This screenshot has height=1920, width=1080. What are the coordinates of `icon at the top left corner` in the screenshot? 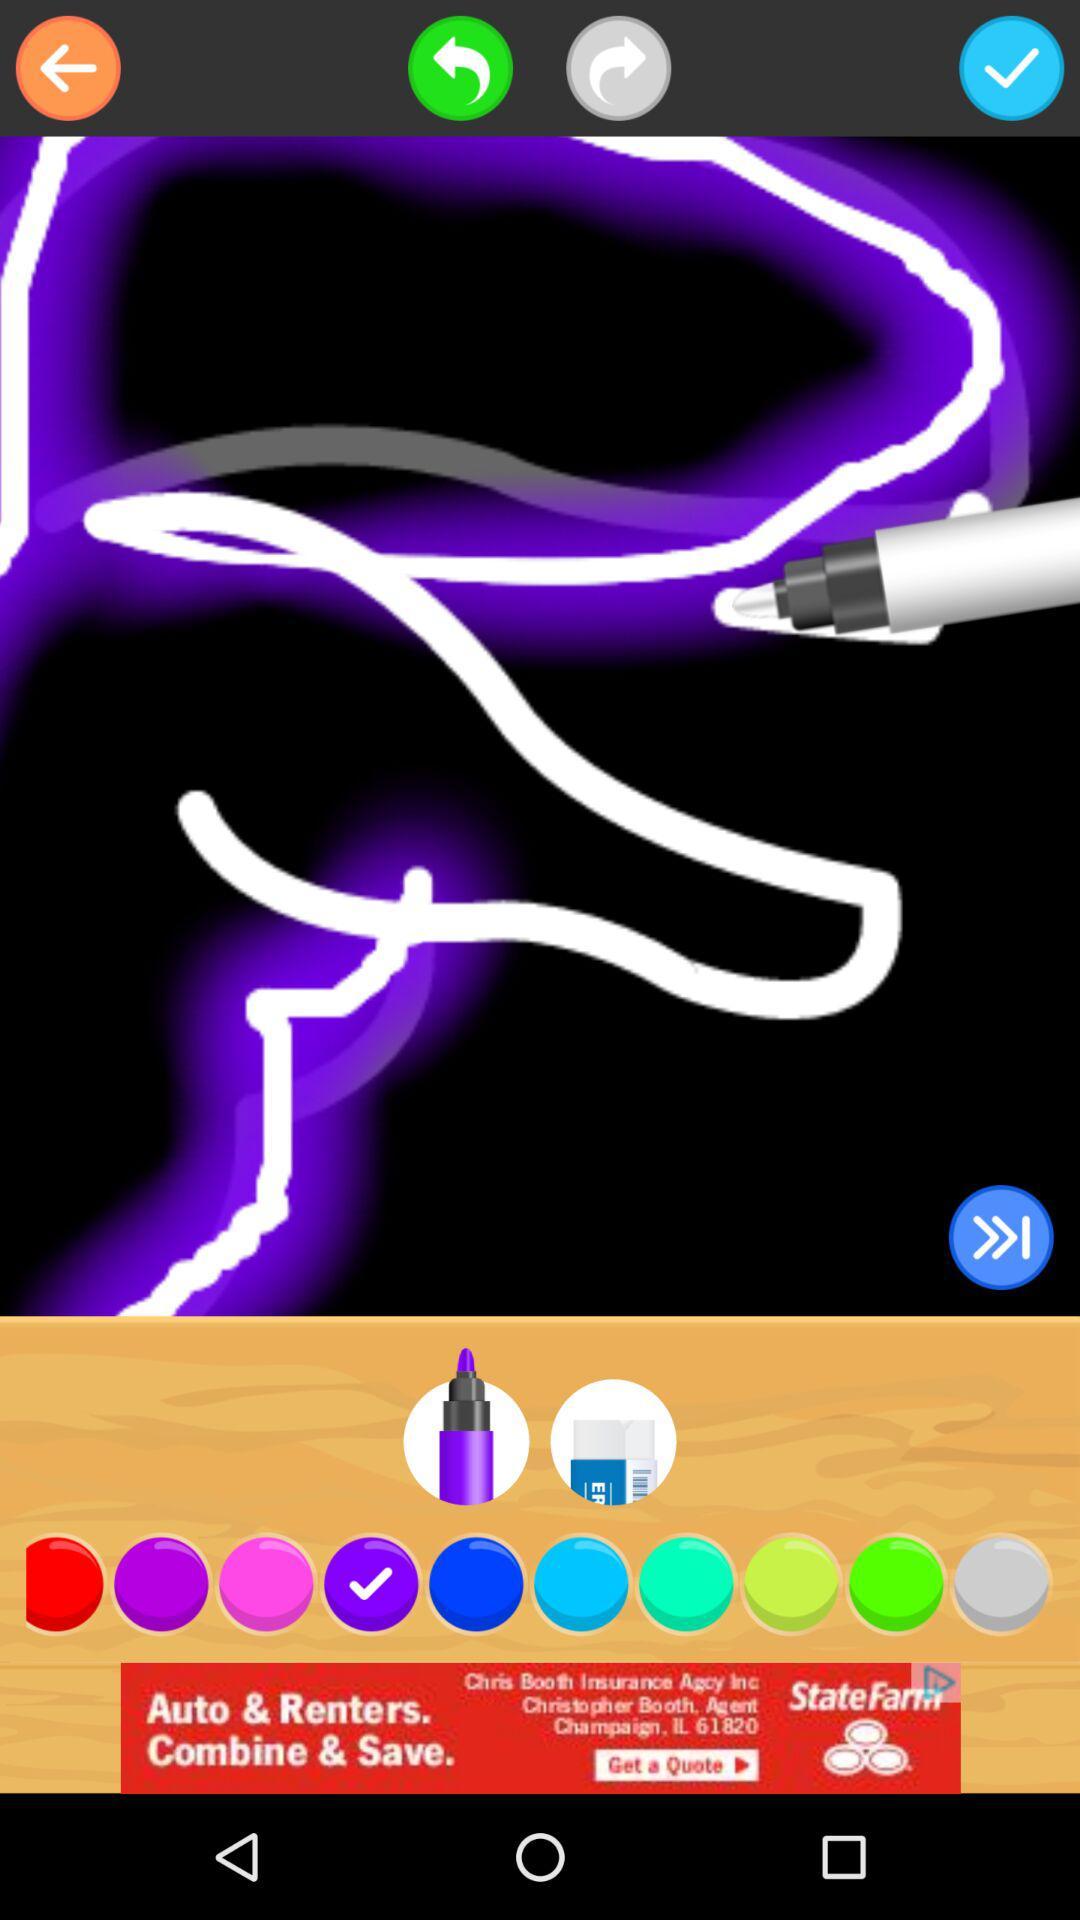 It's located at (67, 68).